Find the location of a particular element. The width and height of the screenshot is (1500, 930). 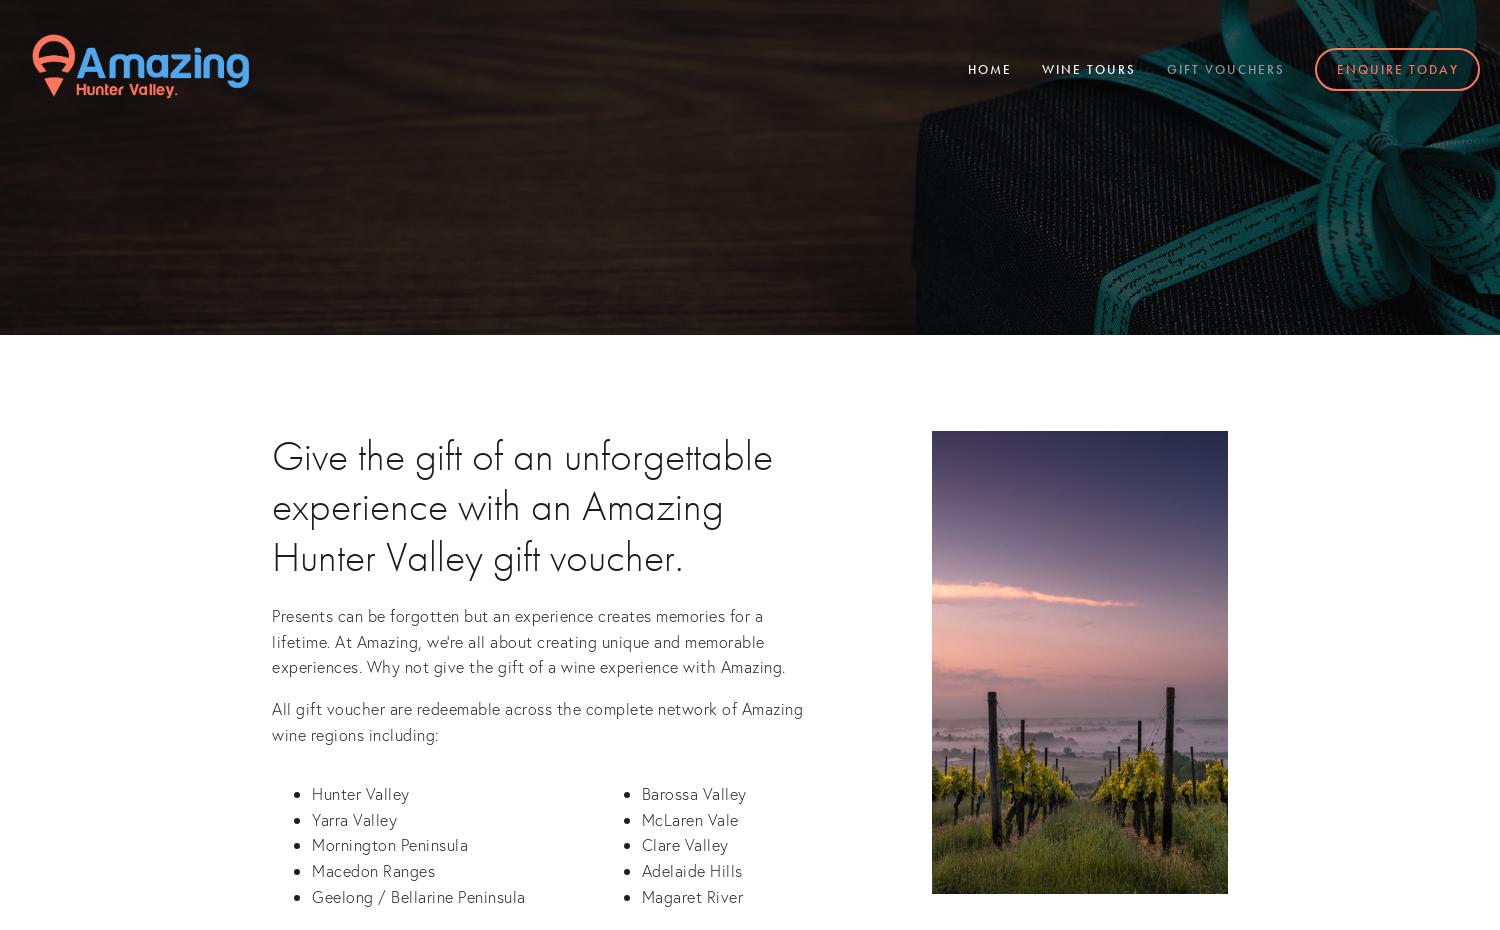

'Clare Valley' is located at coordinates (684, 843).